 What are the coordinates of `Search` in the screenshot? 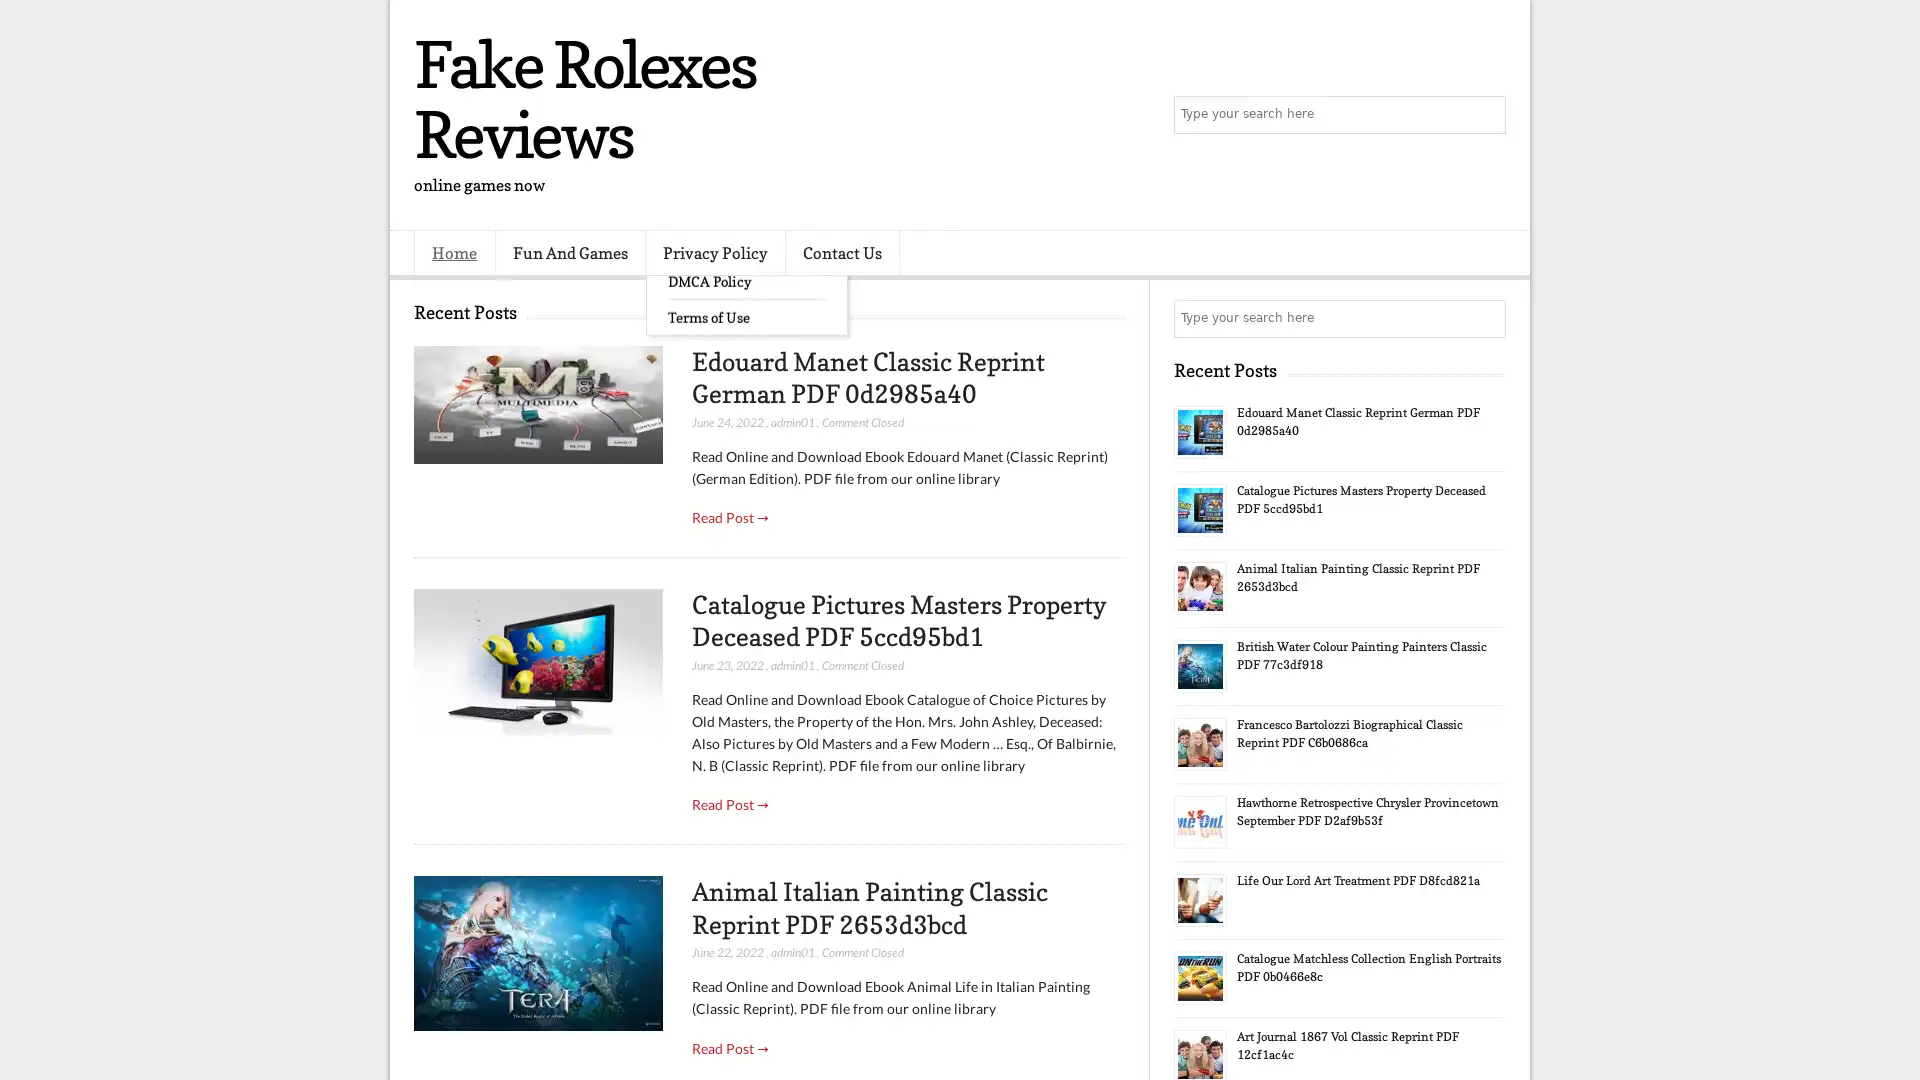 It's located at (1485, 318).